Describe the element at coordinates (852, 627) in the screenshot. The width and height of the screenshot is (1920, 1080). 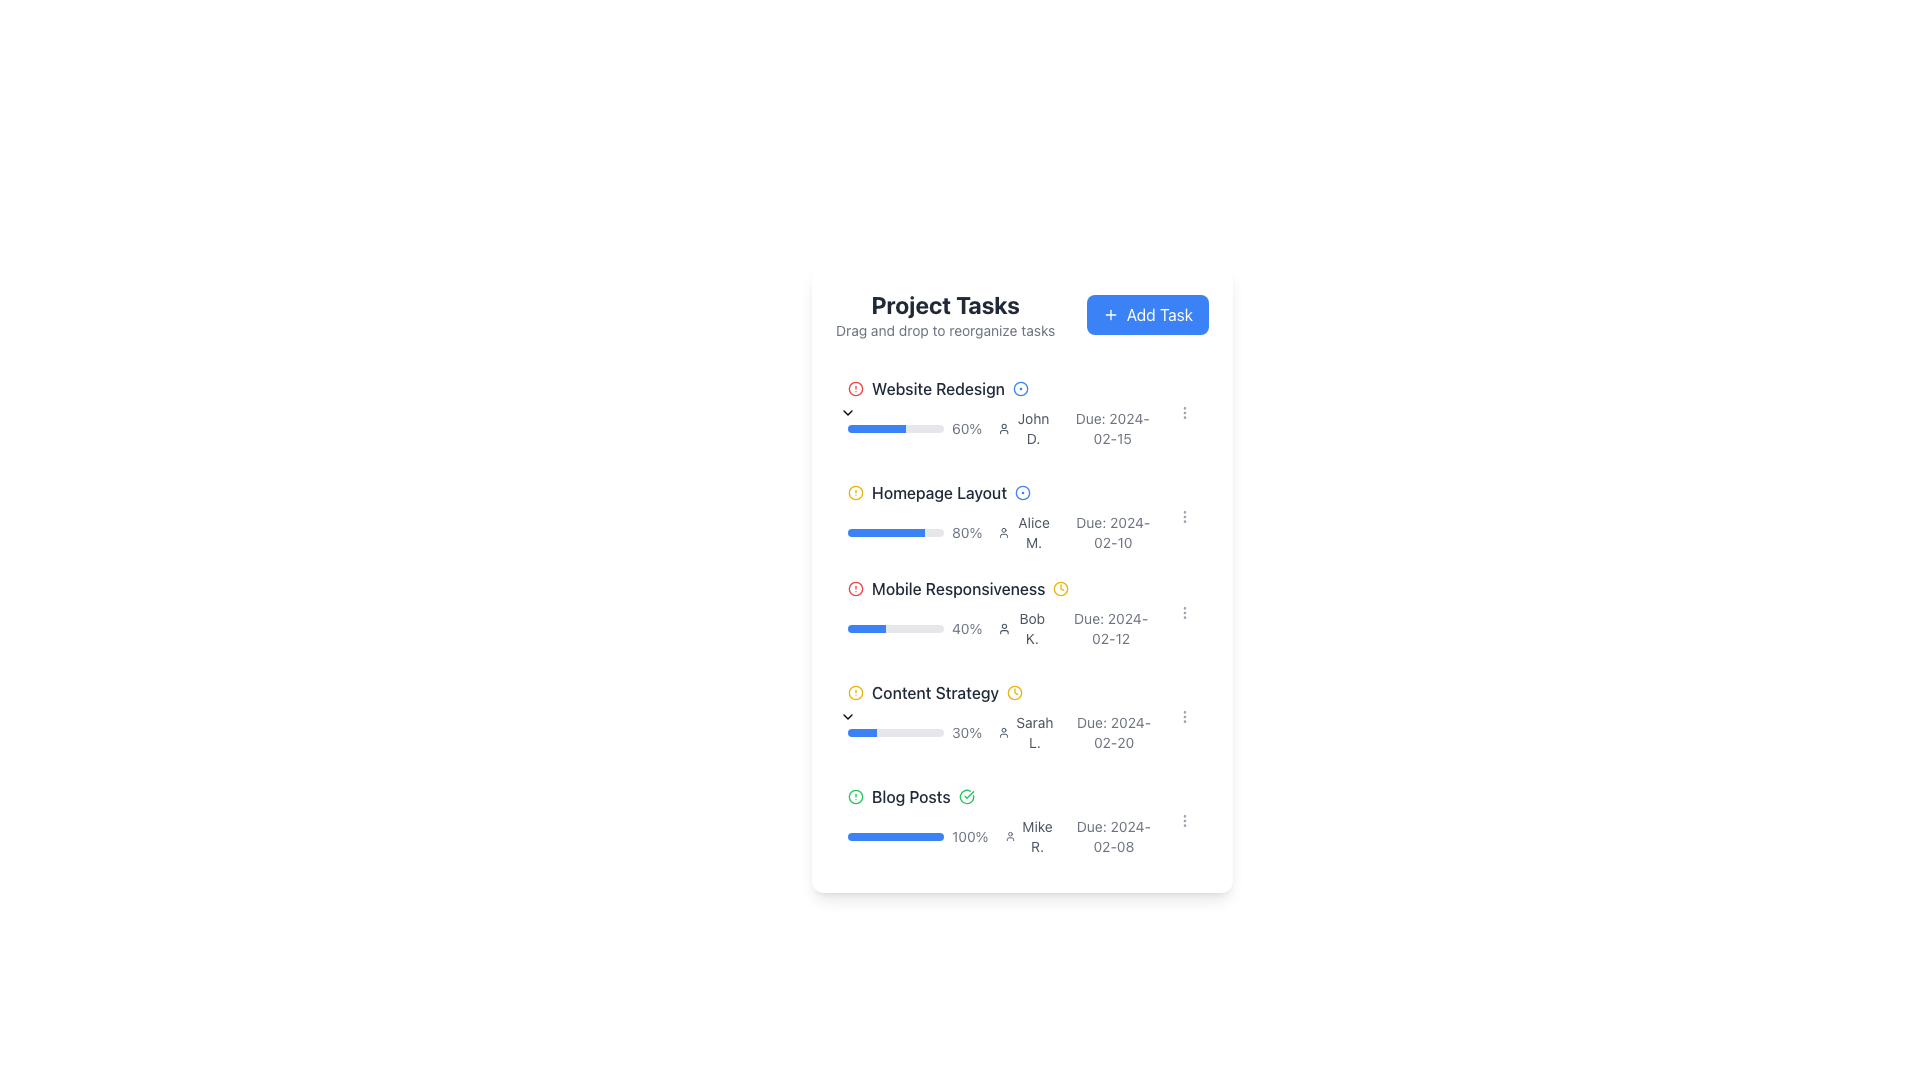
I see `progress` at that location.